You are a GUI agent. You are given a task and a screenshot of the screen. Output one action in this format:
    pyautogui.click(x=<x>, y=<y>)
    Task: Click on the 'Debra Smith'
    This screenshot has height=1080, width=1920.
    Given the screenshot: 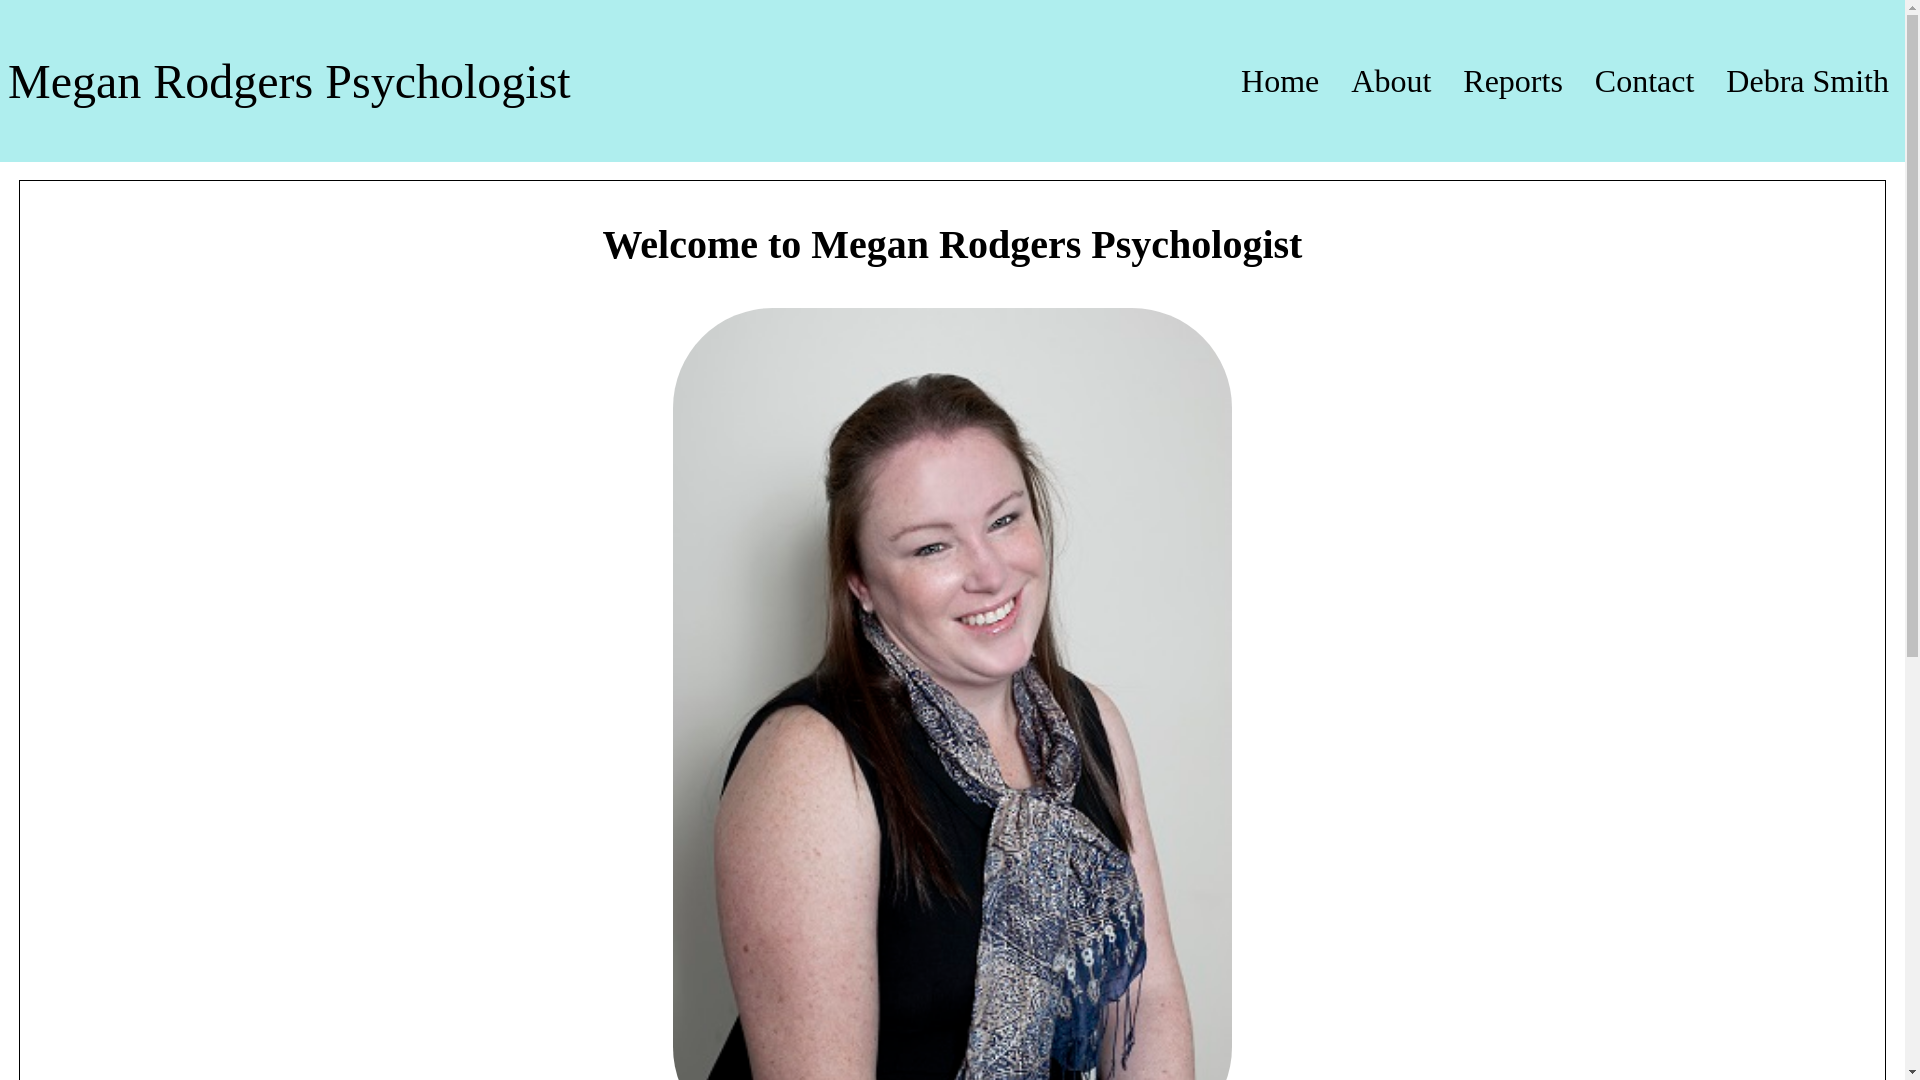 What is the action you would take?
    pyautogui.click(x=1807, y=79)
    